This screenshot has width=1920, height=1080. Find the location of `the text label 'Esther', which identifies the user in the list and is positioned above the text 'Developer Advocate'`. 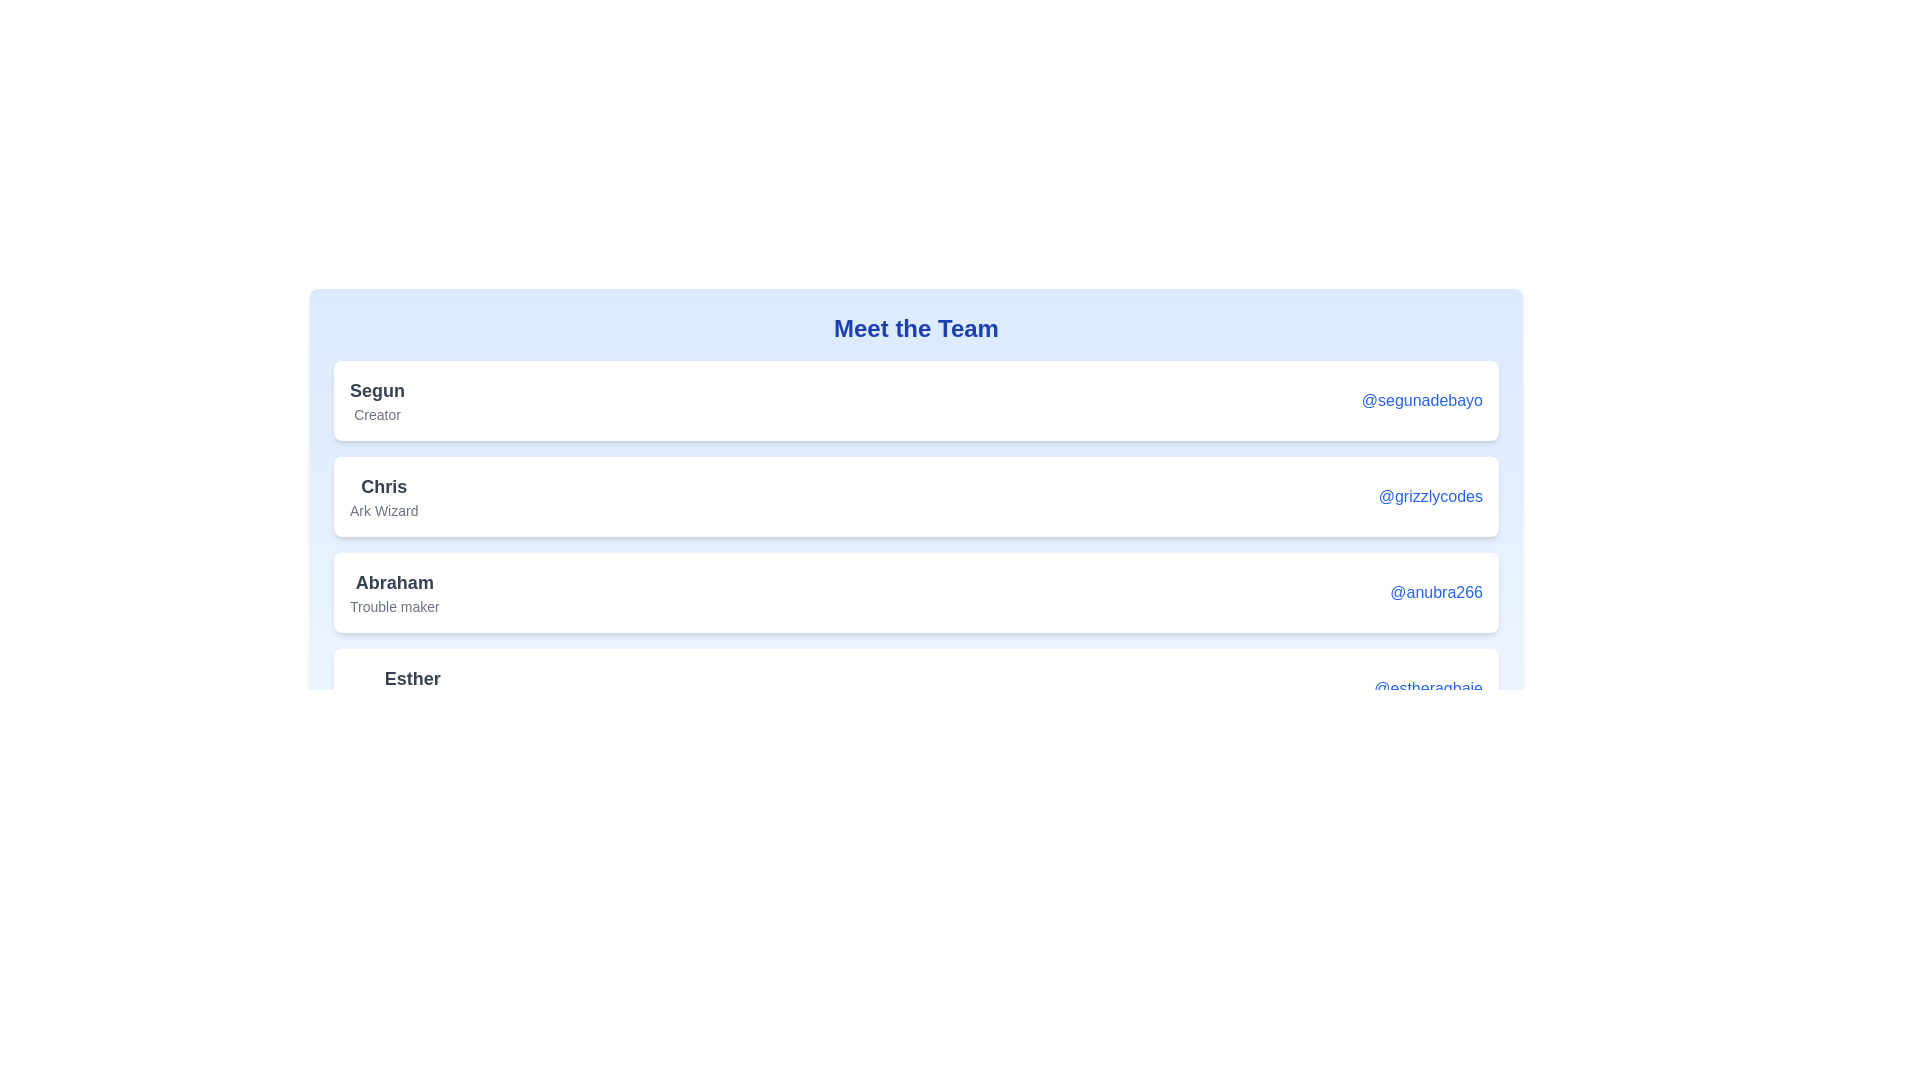

the text label 'Esther', which identifies the user in the list and is positioned above the text 'Developer Advocate' is located at coordinates (411, 677).